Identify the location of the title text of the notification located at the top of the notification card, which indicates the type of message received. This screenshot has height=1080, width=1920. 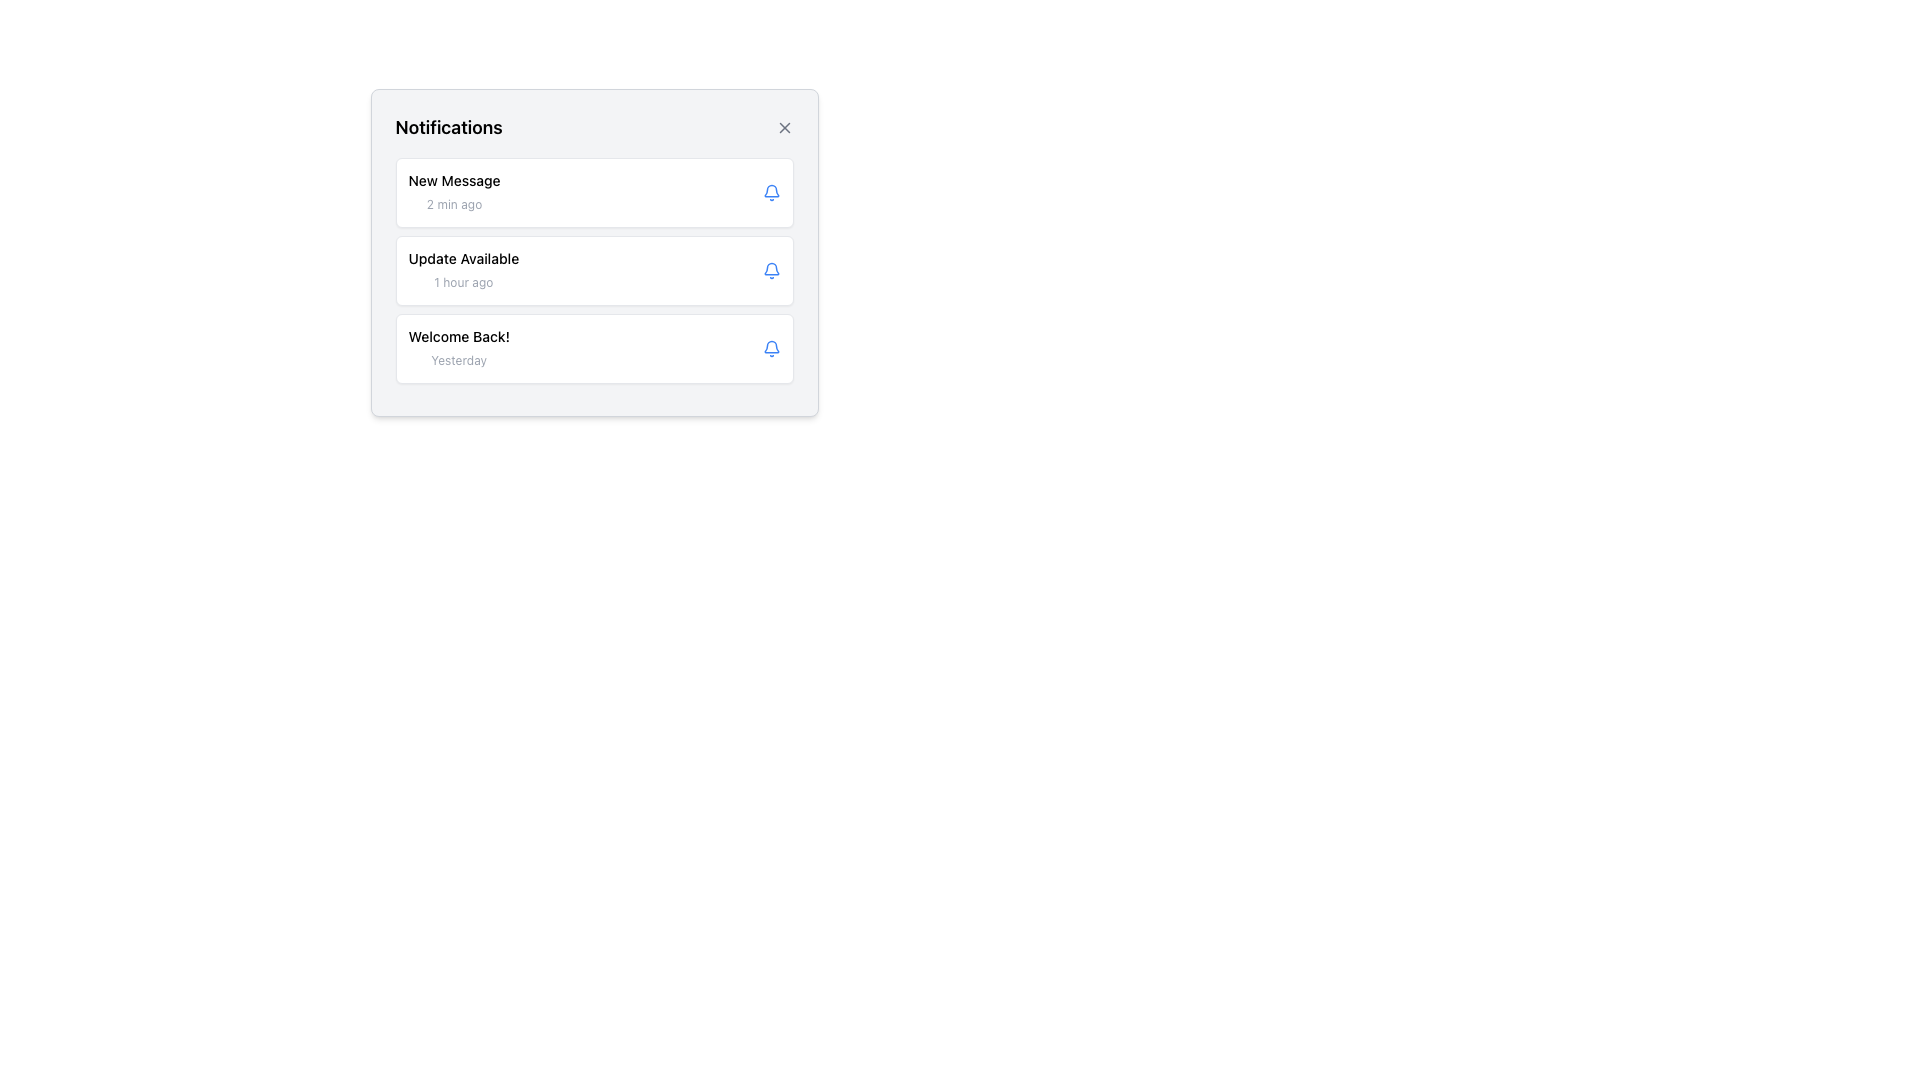
(453, 181).